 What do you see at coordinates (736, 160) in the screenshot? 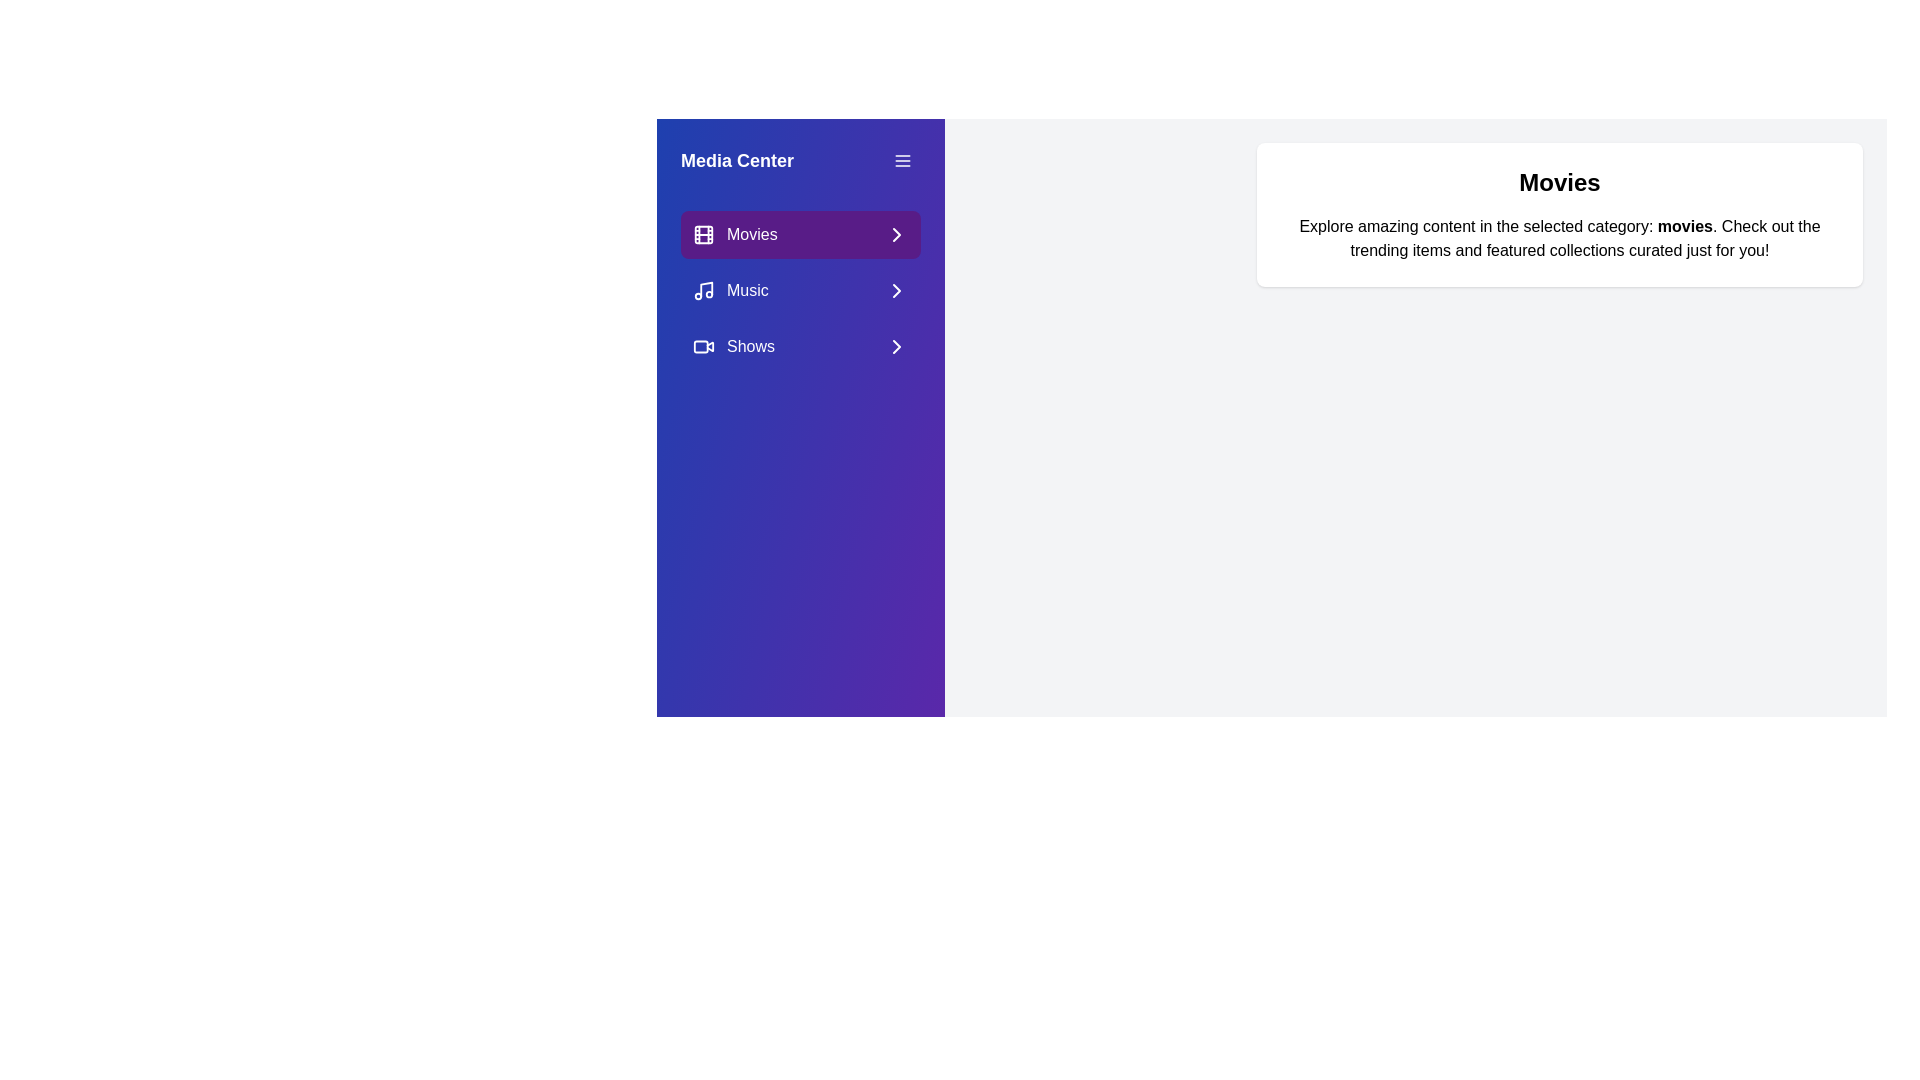
I see `text label positioned at the top-left of the sidebar, which serves as the prominent title or heading for the sidebar content` at bounding box center [736, 160].